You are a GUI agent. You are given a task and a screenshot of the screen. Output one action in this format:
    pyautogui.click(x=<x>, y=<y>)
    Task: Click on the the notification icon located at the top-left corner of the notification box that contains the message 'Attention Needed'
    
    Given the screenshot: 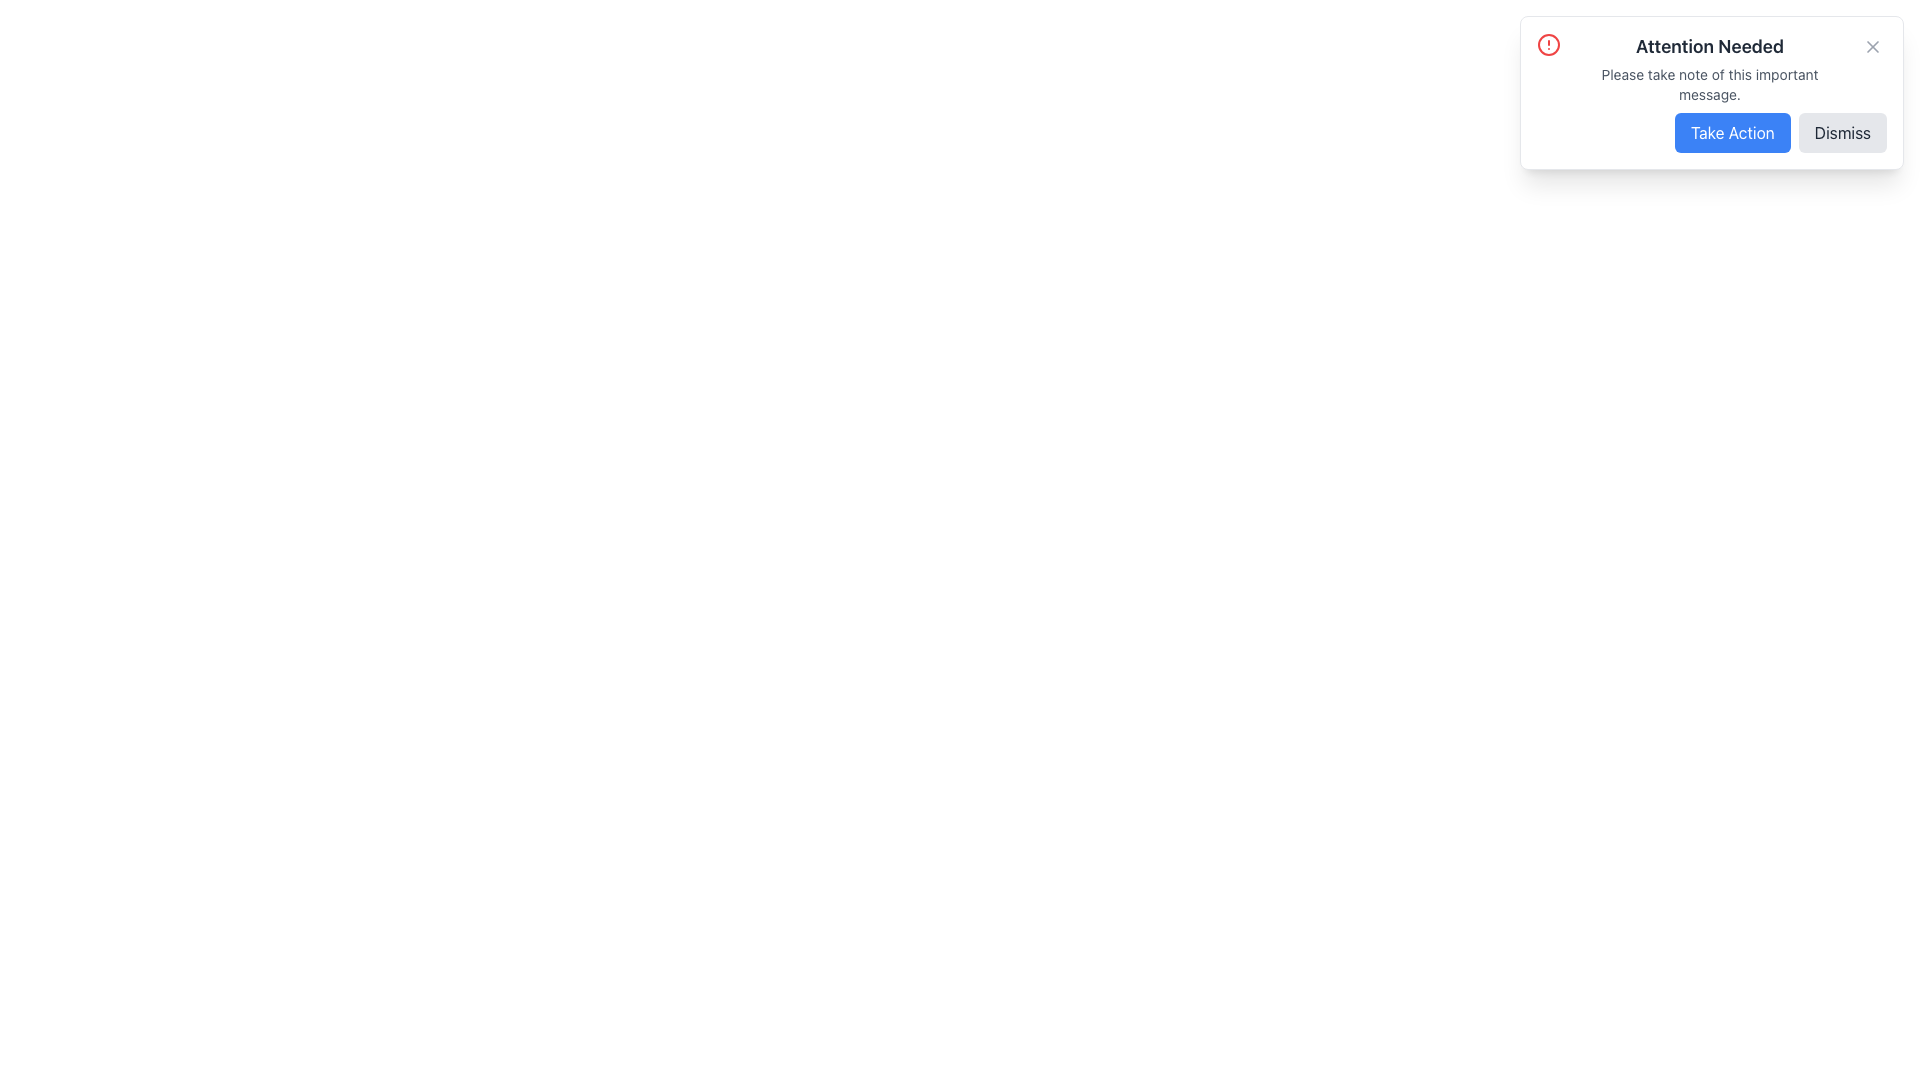 What is the action you would take?
    pyautogui.click(x=1548, y=45)
    